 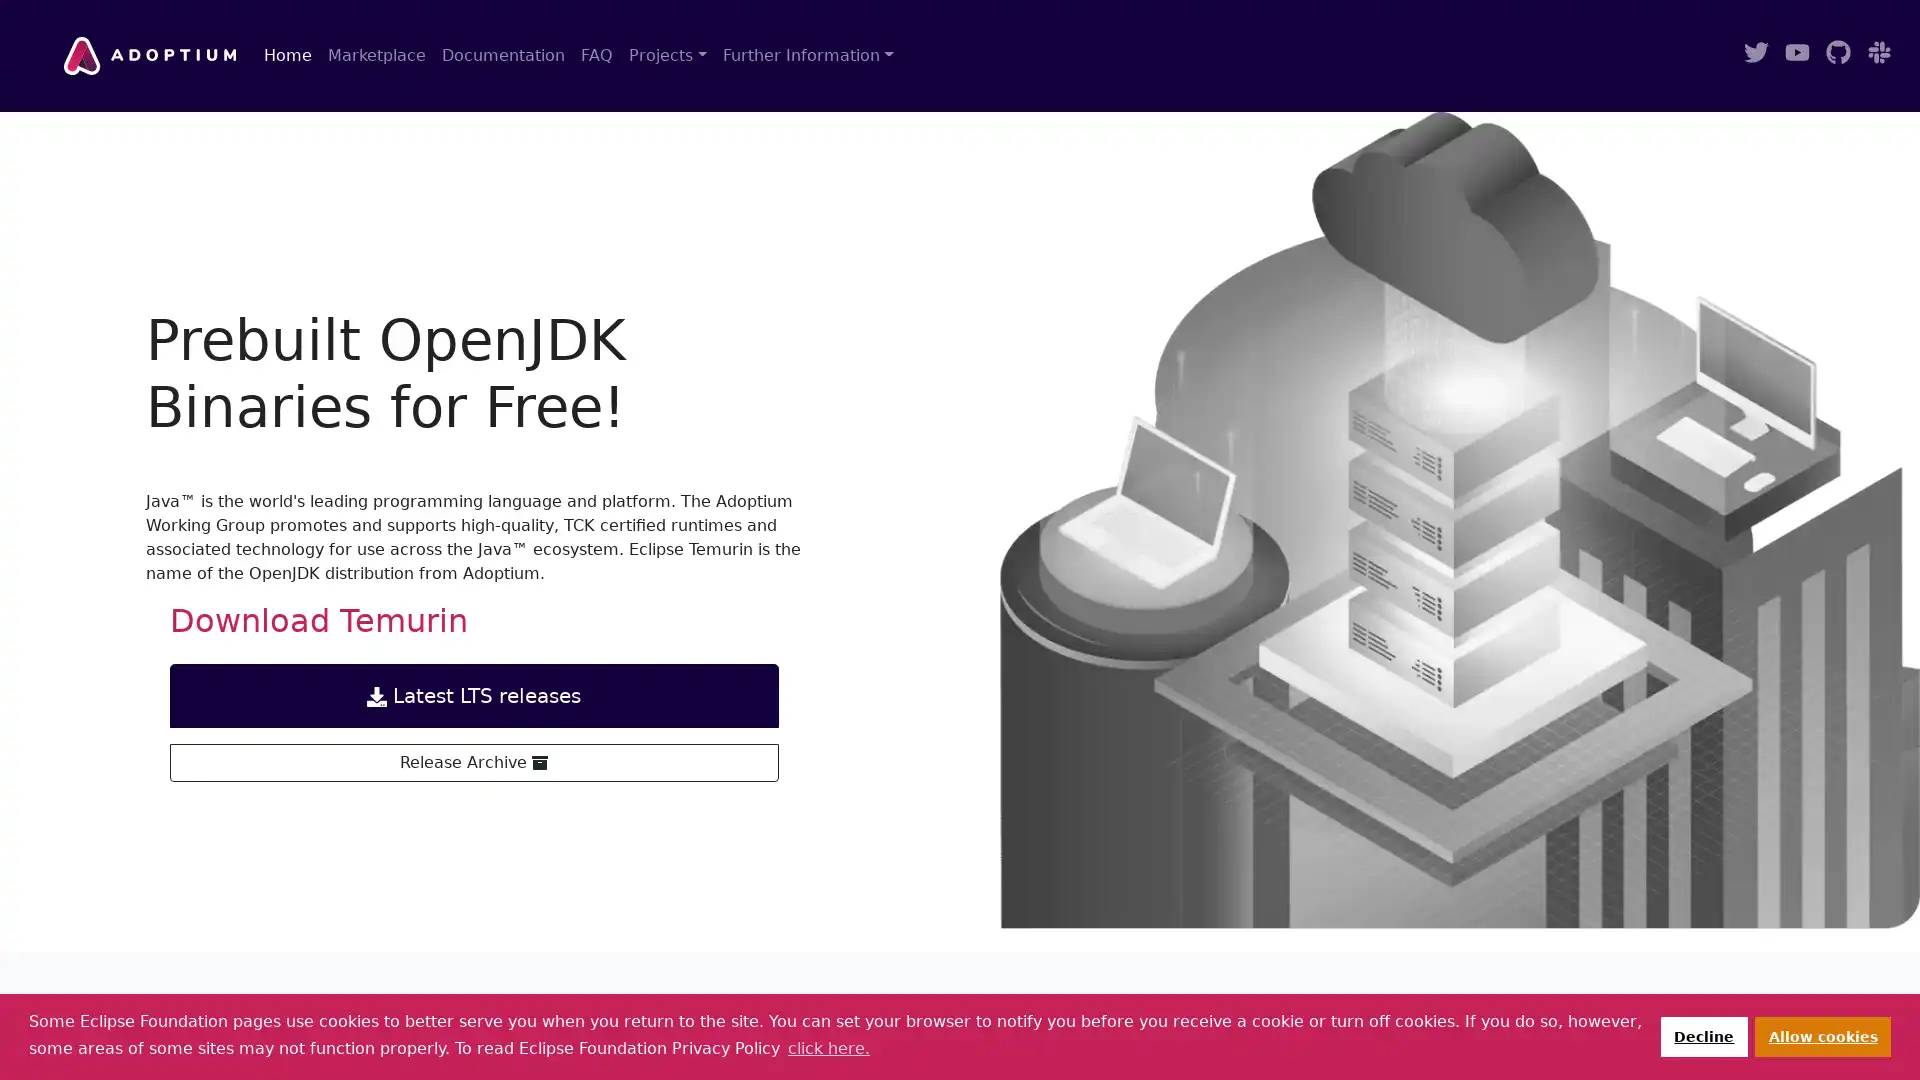 What do you see at coordinates (828, 1047) in the screenshot?
I see `learn more about cookies` at bounding box center [828, 1047].